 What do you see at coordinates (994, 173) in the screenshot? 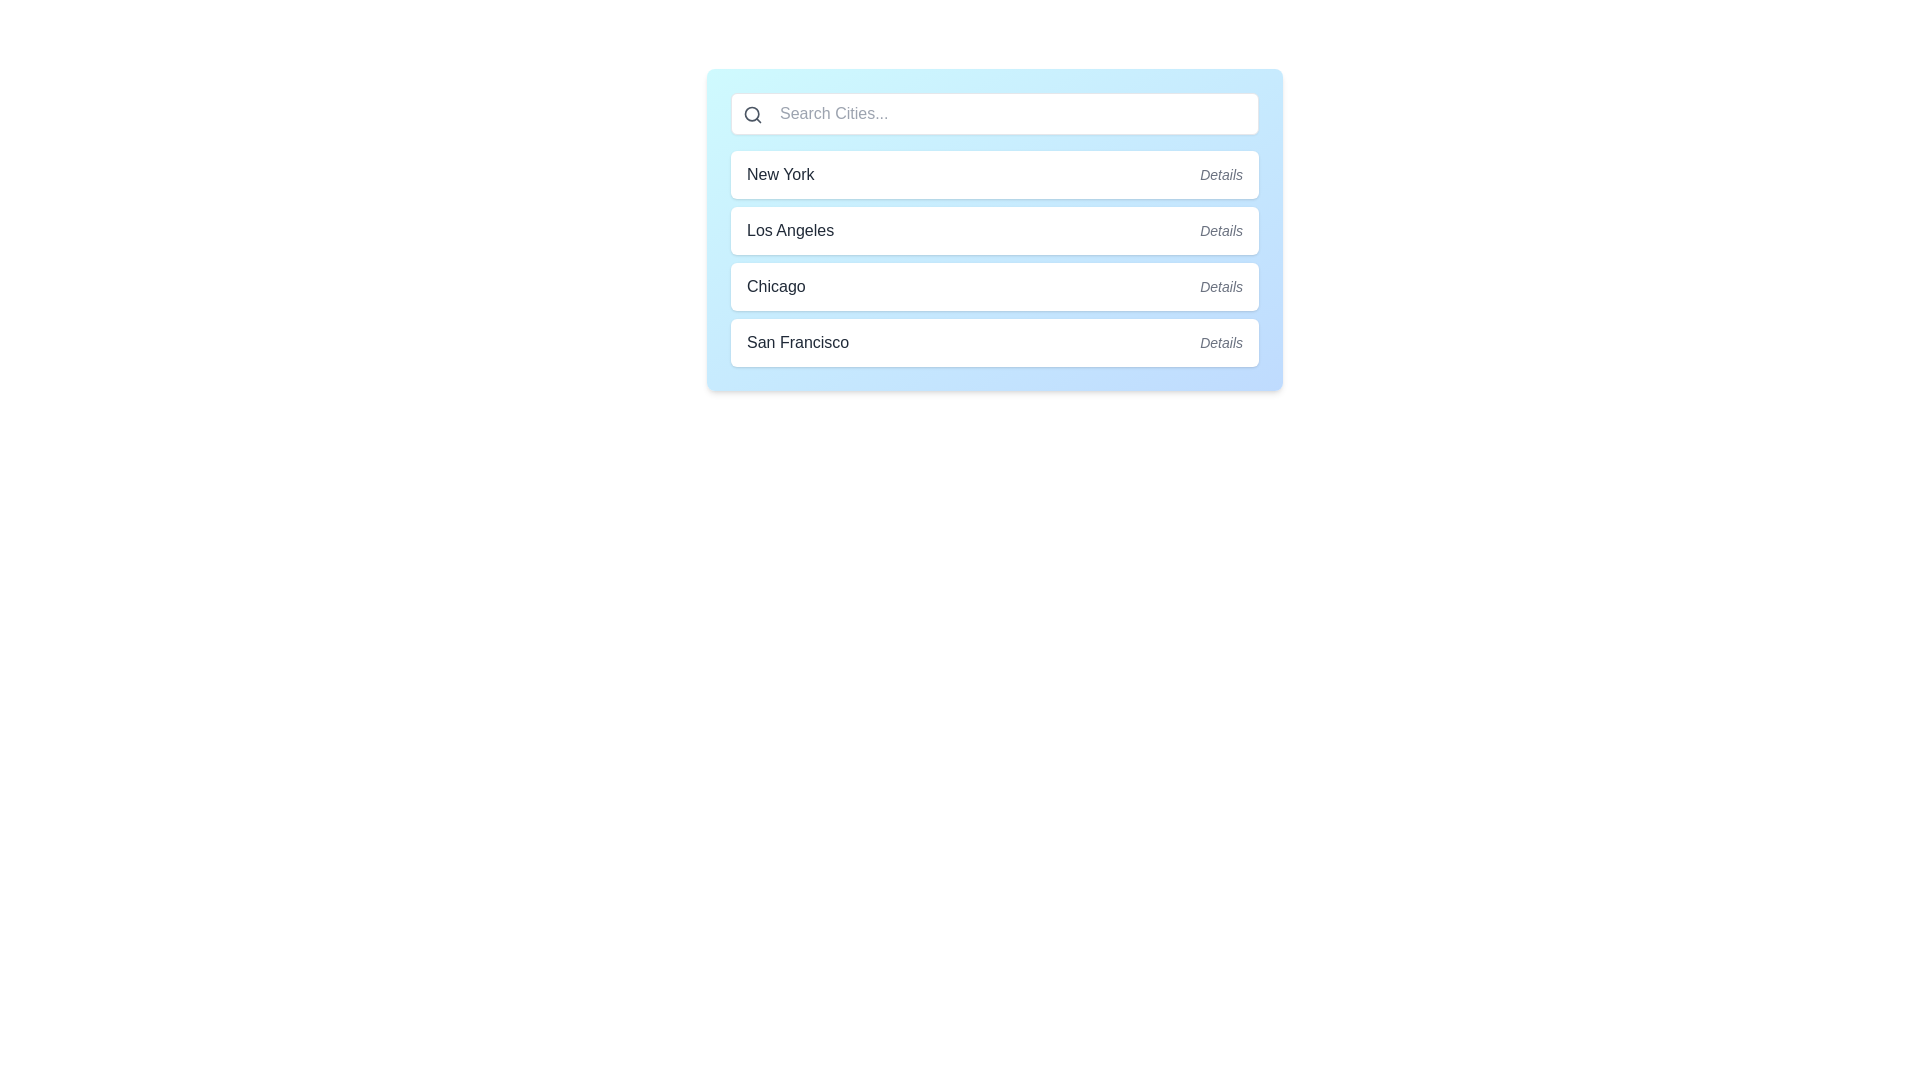
I see `the first button-like list item labeled 'New York' with a white background and shadow effect` at bounding box center [994, 173].